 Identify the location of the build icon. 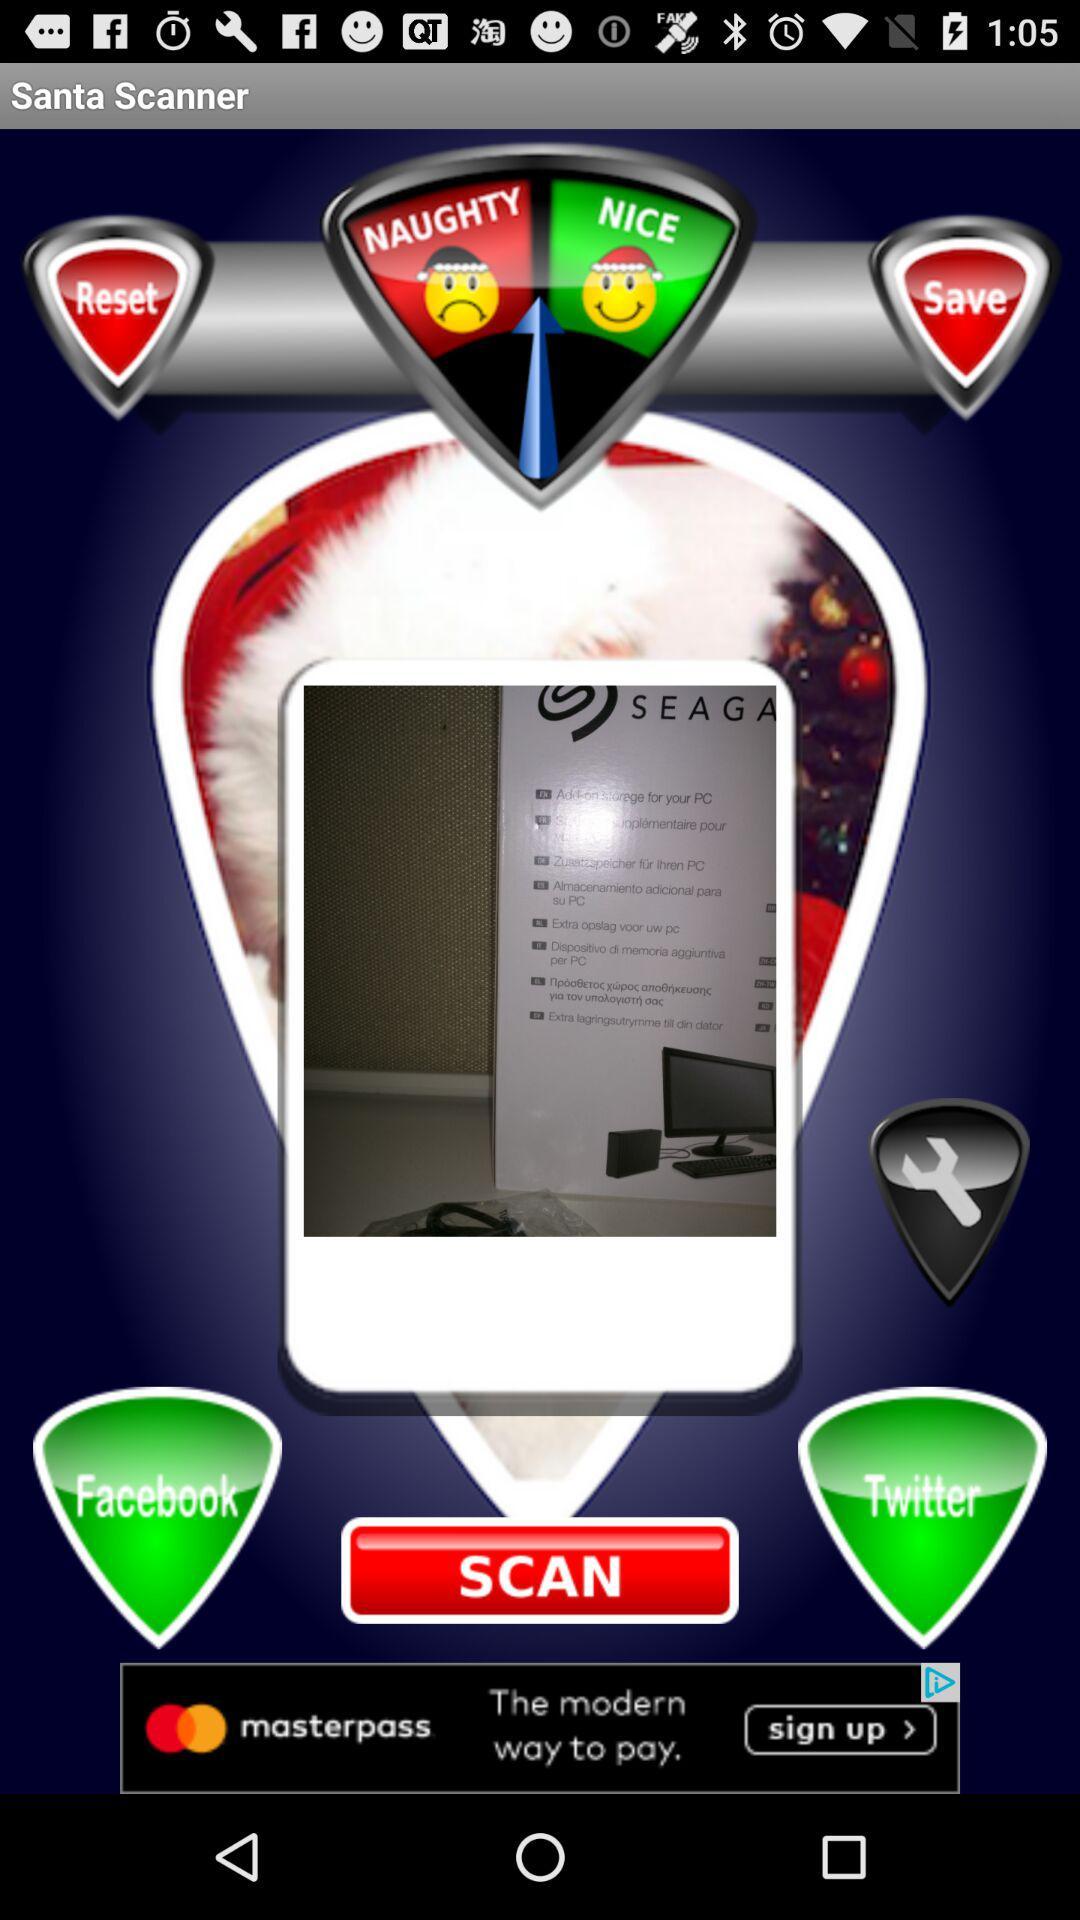
(947, 1287).